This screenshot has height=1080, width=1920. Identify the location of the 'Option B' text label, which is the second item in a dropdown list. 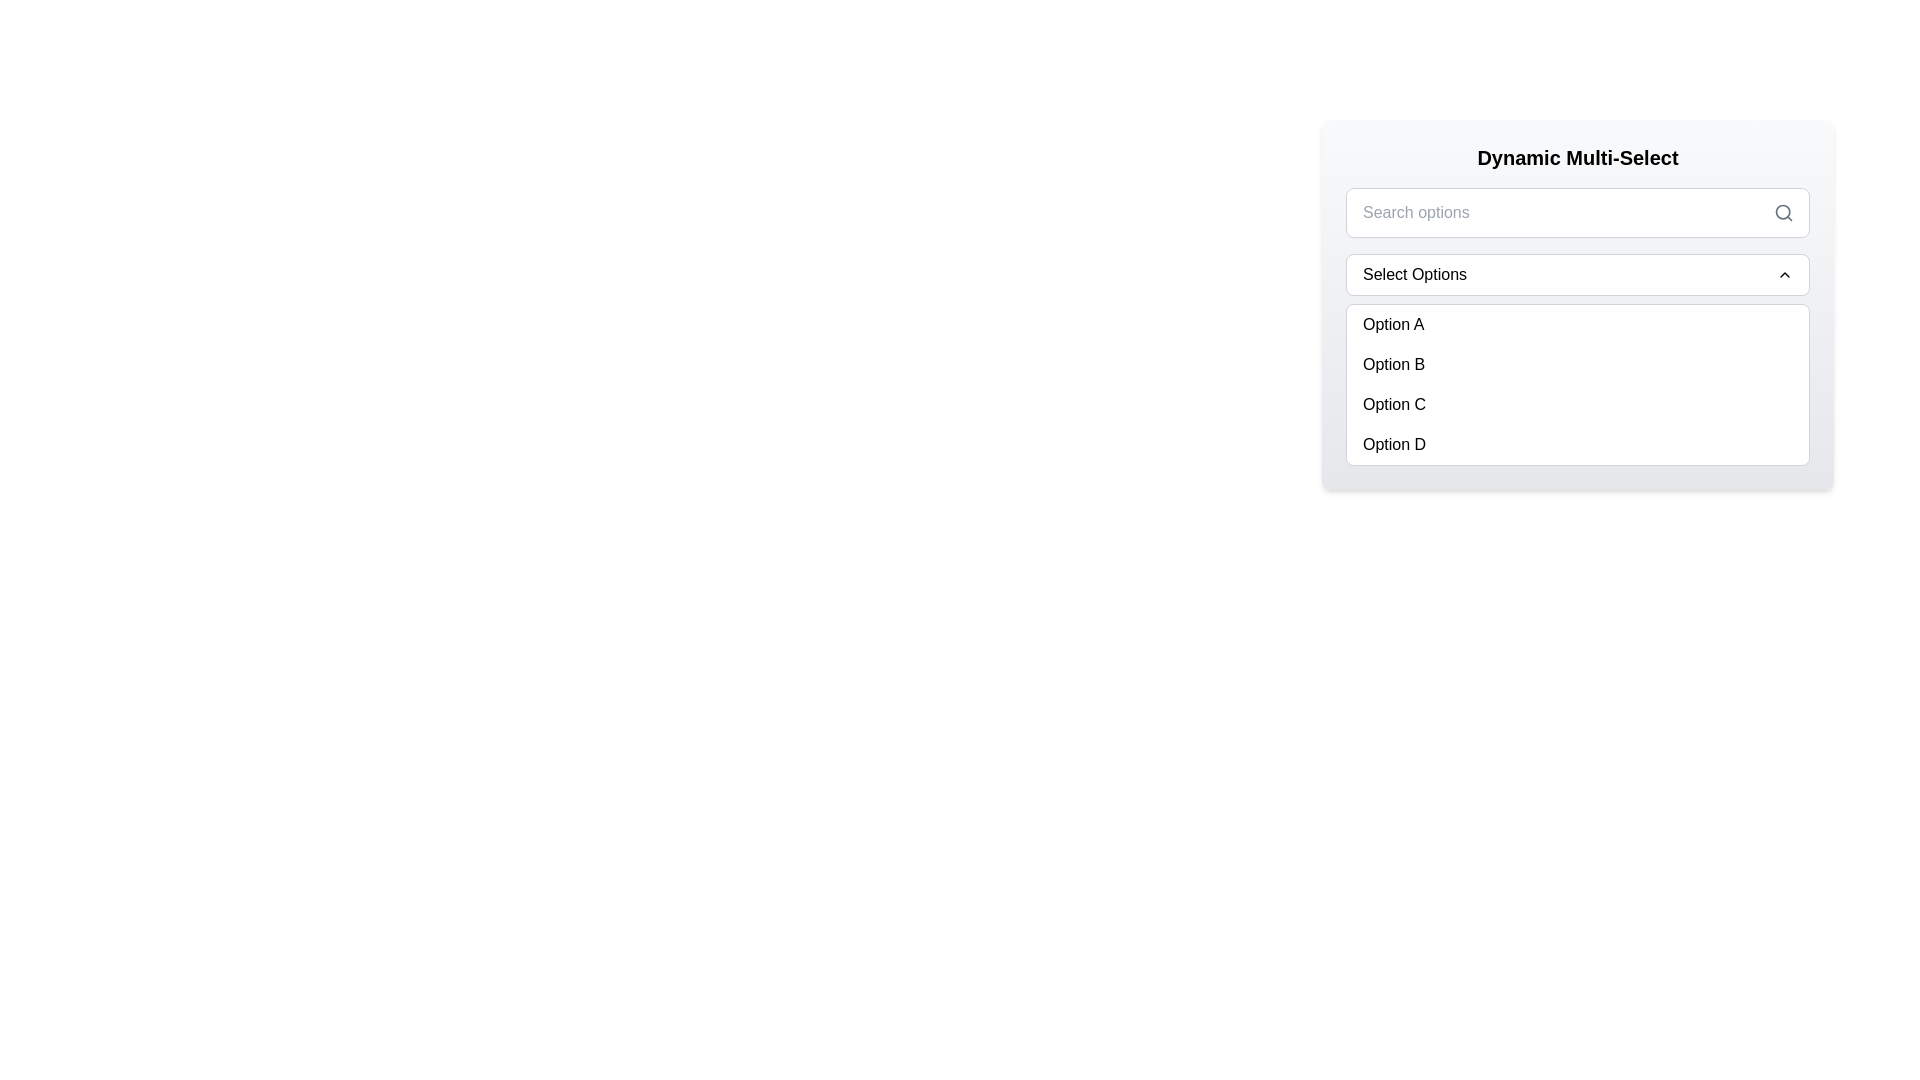
(1392, 365).